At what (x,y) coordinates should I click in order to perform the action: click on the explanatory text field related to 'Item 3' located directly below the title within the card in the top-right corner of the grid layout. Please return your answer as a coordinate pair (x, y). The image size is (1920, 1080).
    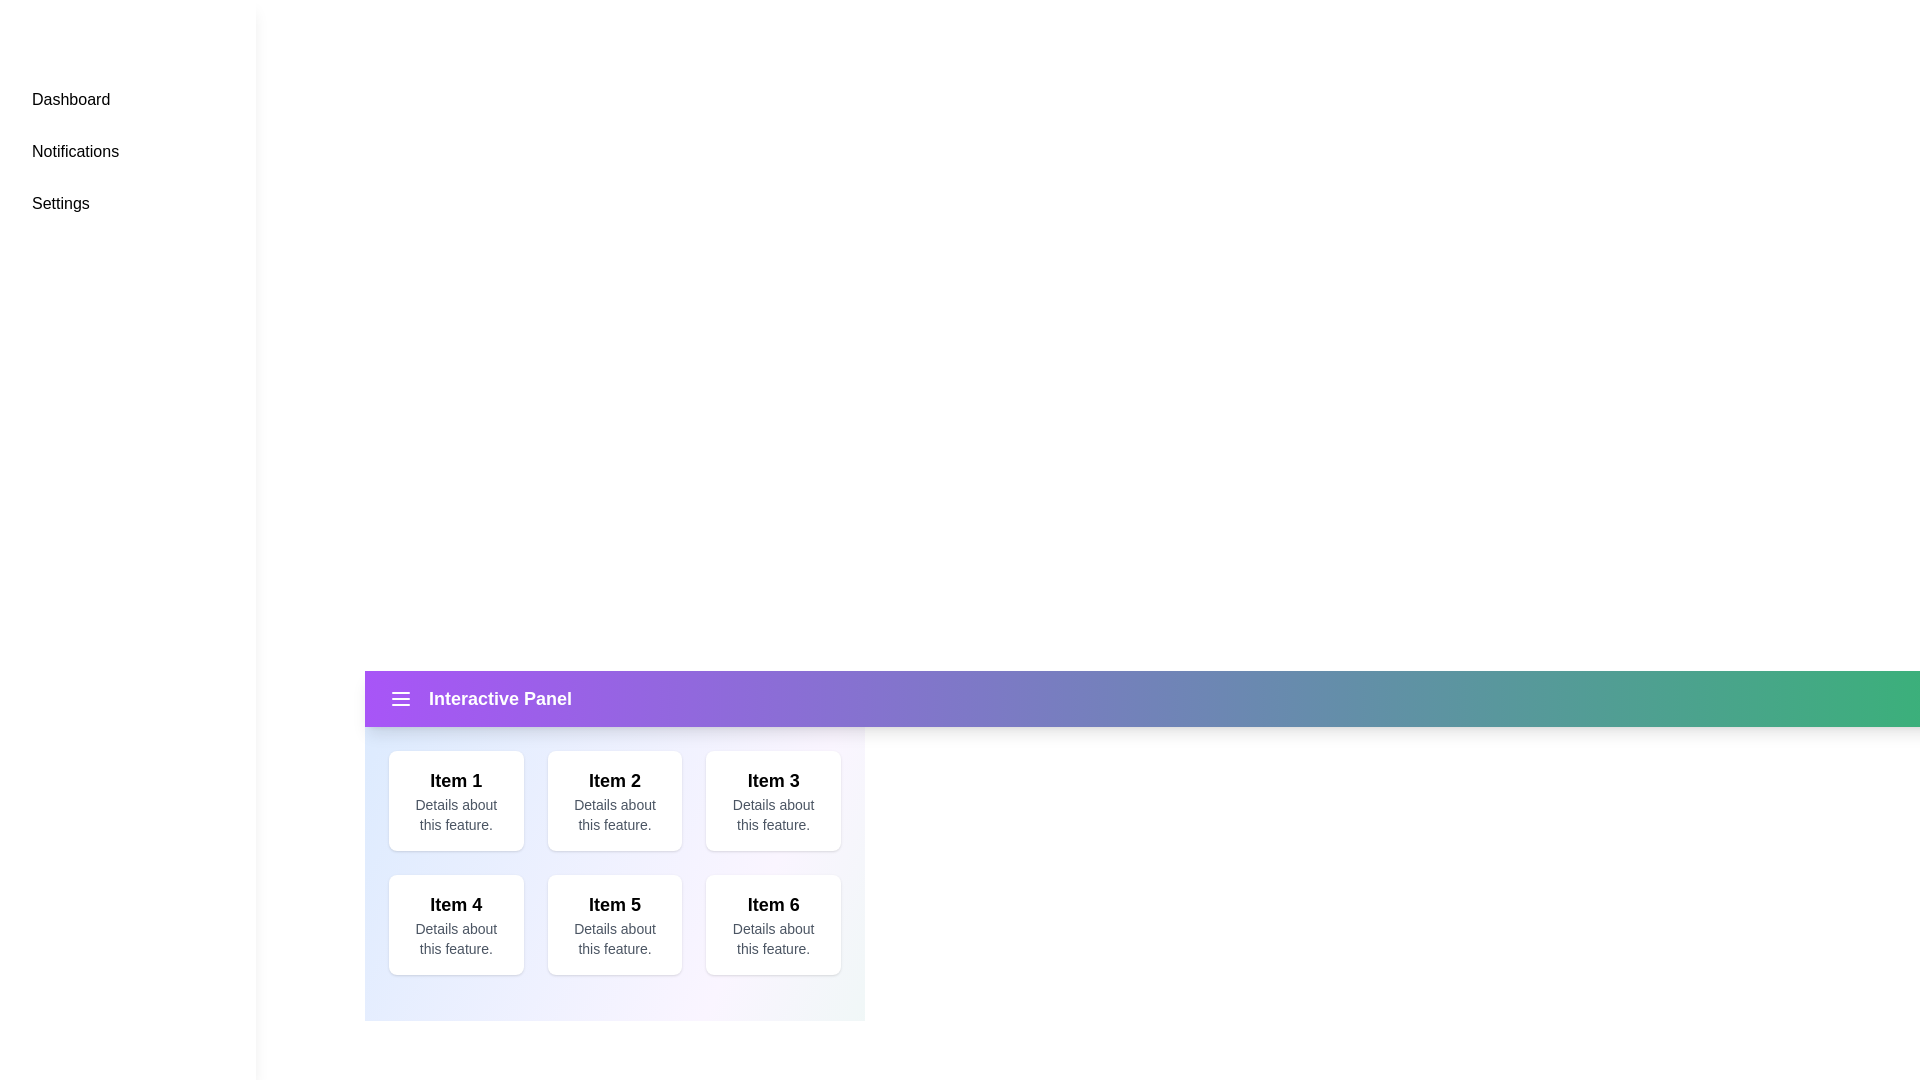
    Looking at the image, I should click on (772, 814).